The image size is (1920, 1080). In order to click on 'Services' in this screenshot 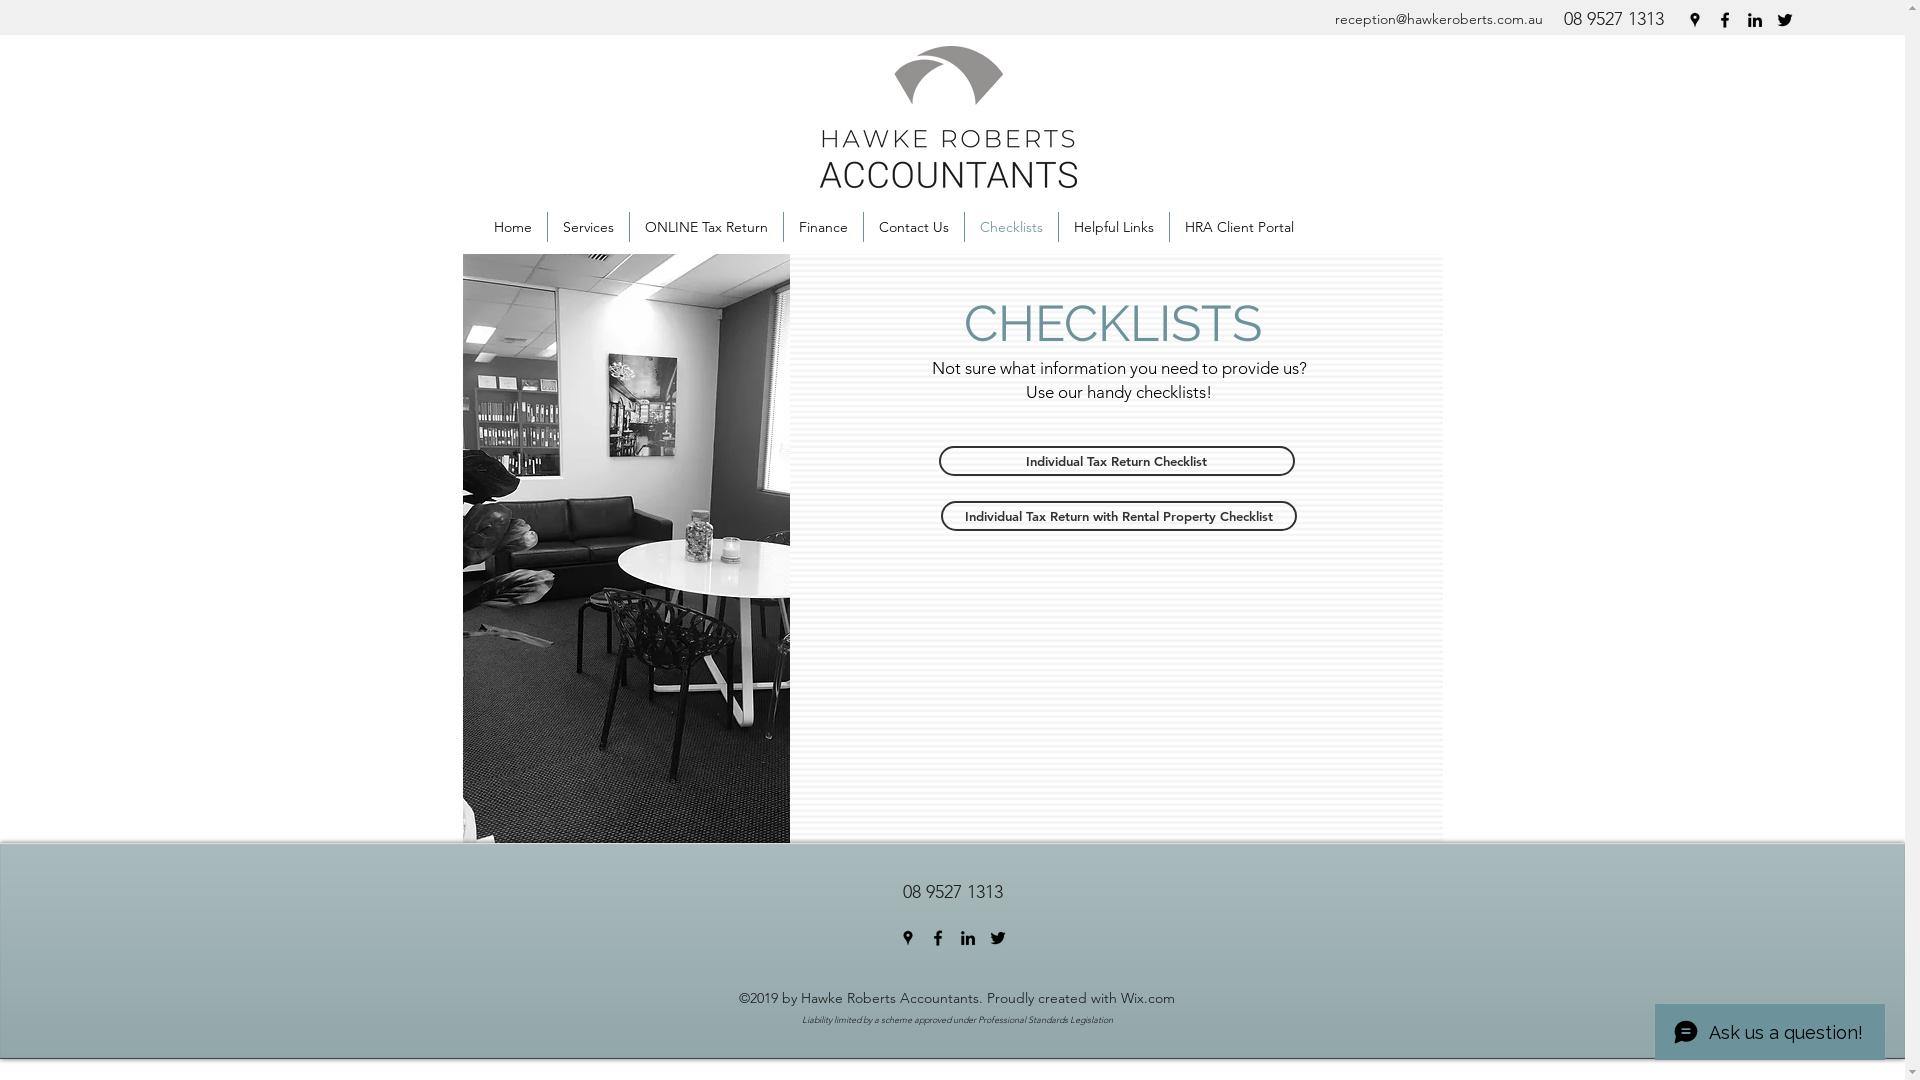, I will do `click(587, 226)`.